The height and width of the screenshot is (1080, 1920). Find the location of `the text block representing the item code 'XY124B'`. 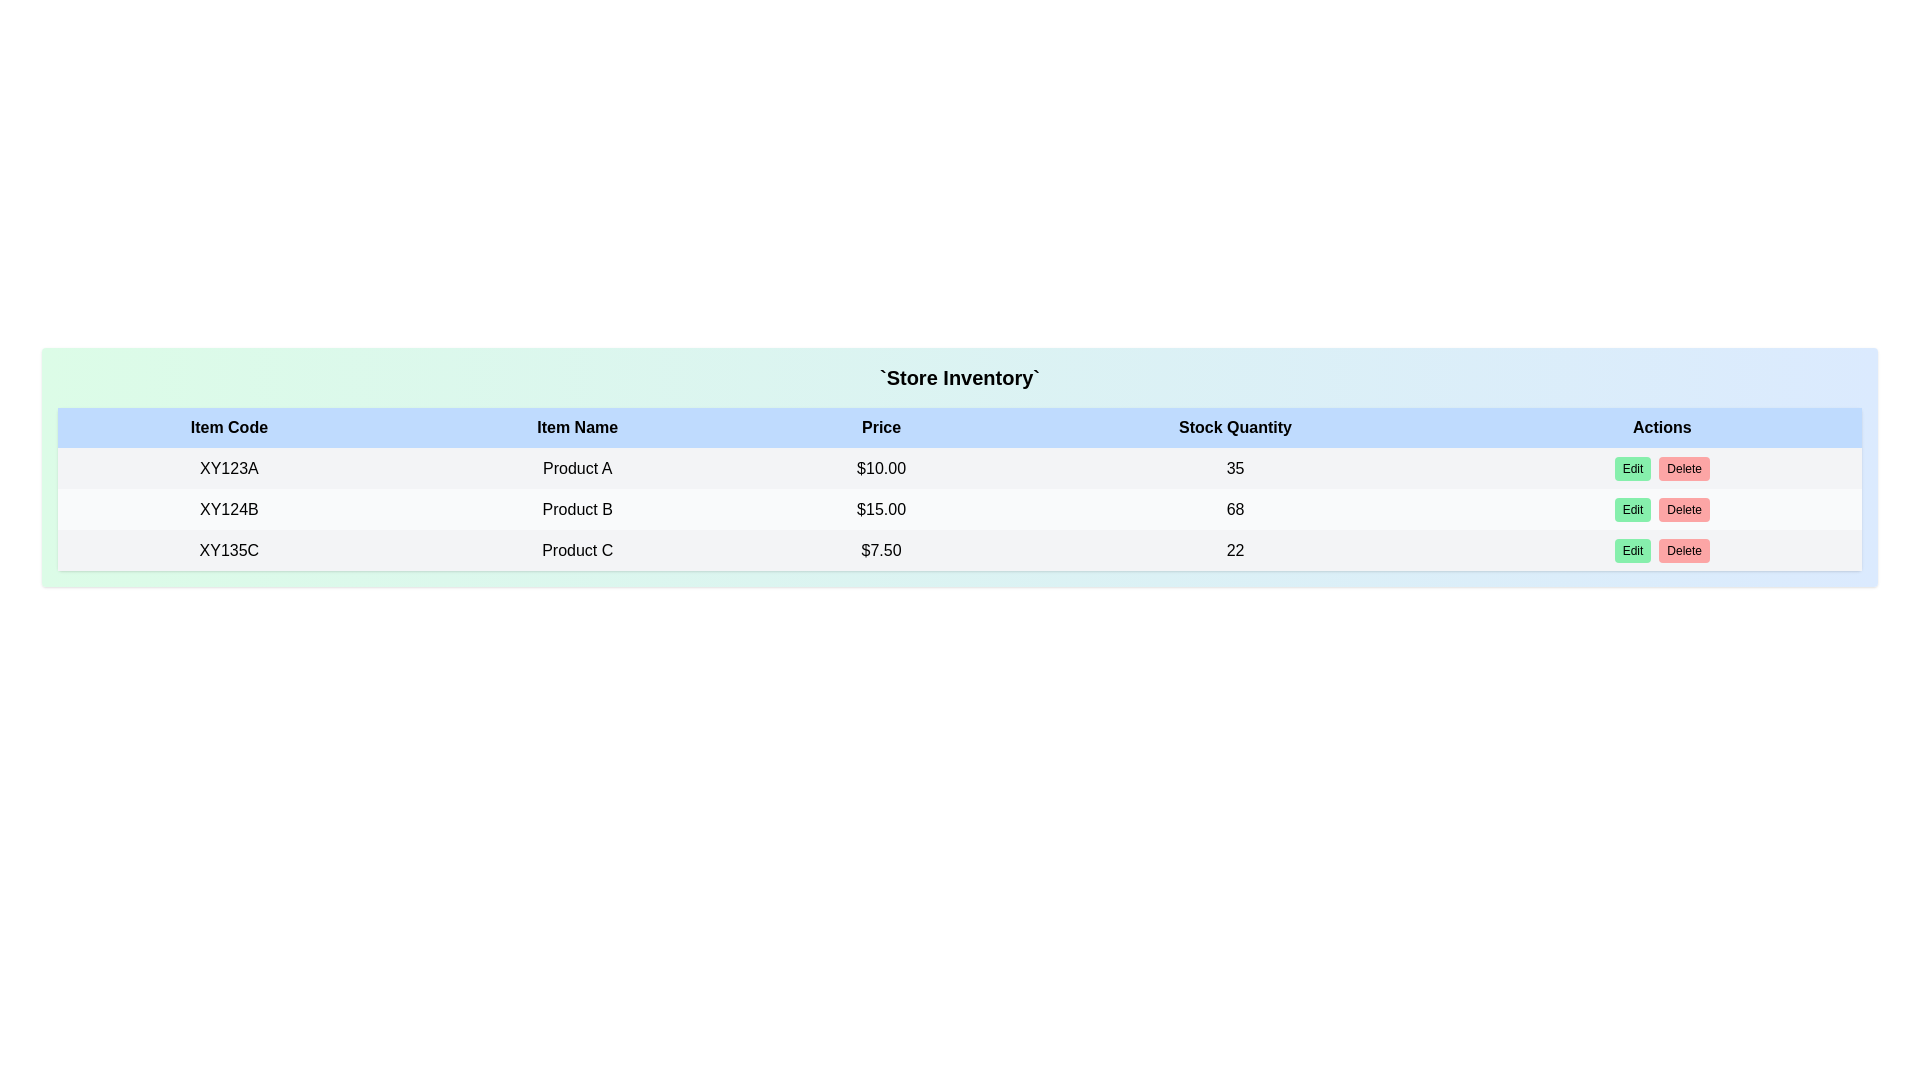

the text block representing the item code 'XY124B' is located at coordinates (229, 508).